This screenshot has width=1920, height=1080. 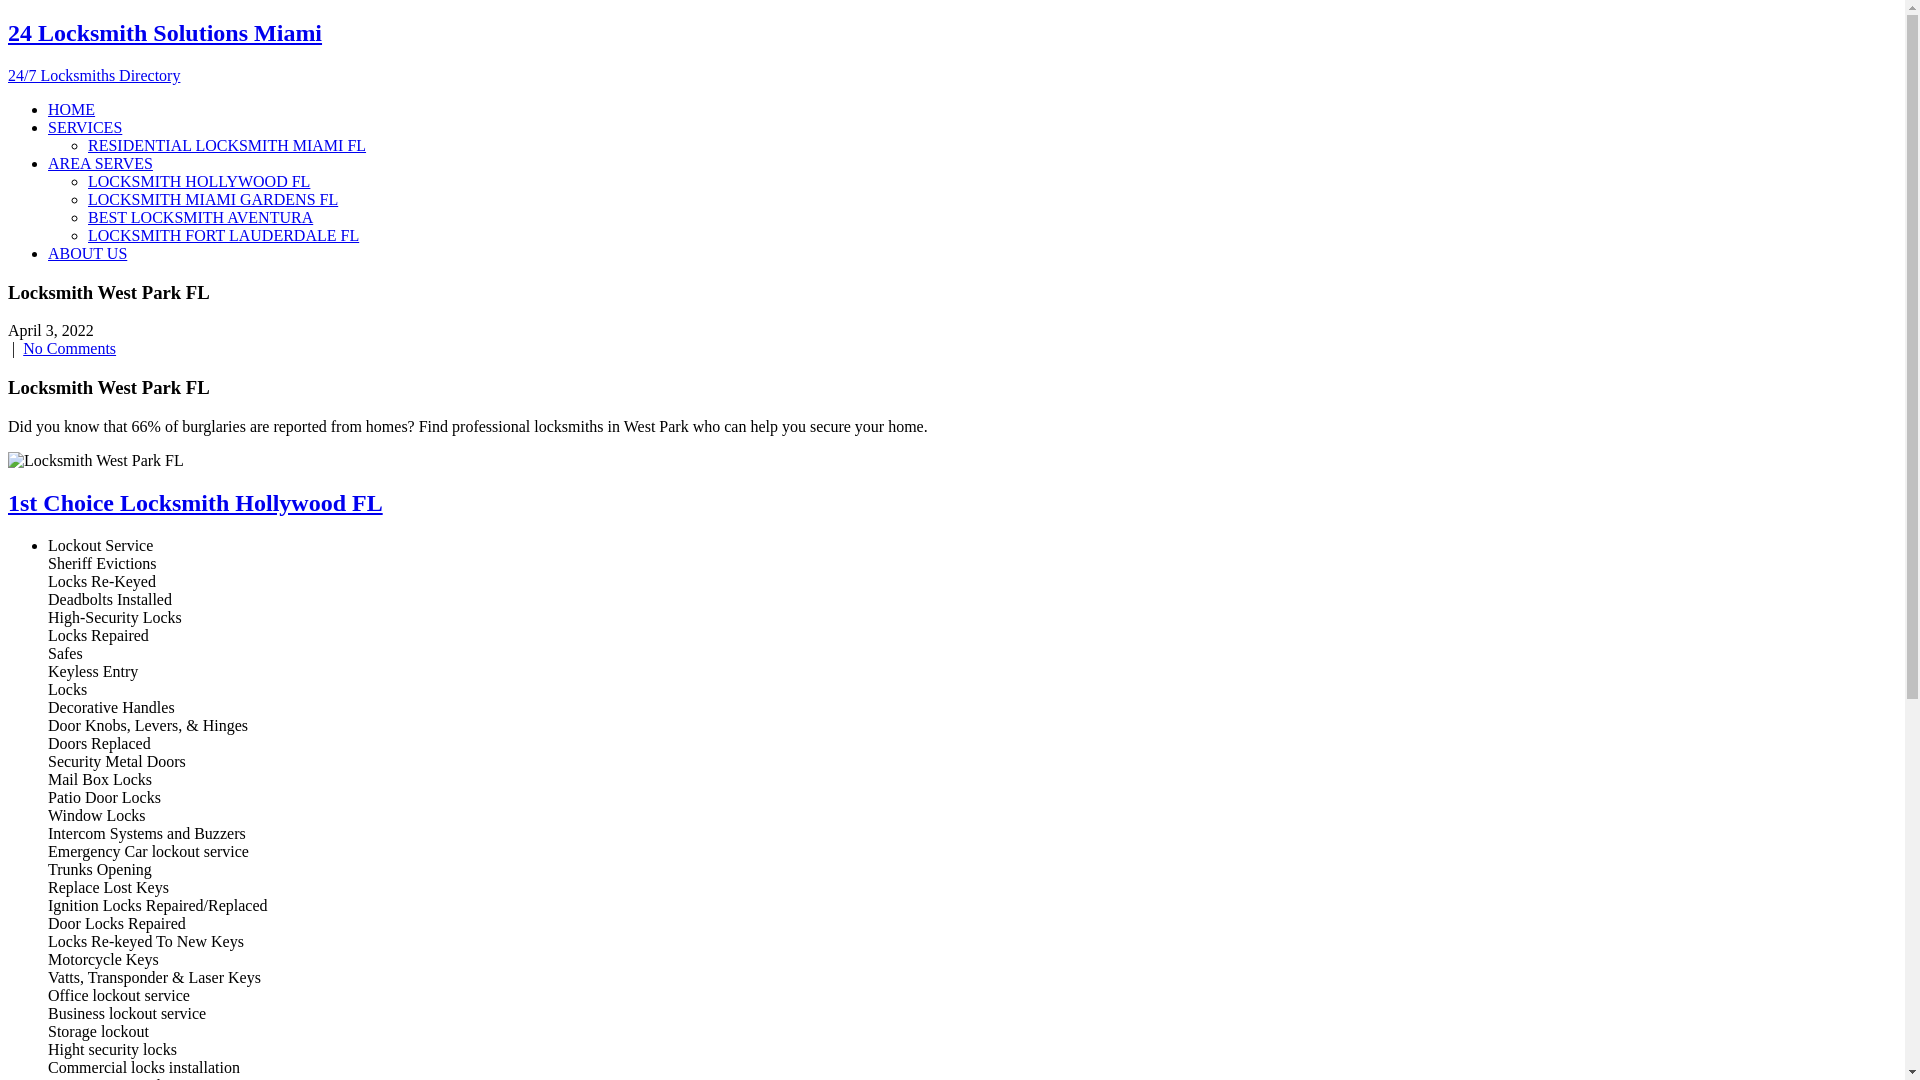 I want to click on '24 Locksmith Solutions Miami, so click(x=8, y=51).